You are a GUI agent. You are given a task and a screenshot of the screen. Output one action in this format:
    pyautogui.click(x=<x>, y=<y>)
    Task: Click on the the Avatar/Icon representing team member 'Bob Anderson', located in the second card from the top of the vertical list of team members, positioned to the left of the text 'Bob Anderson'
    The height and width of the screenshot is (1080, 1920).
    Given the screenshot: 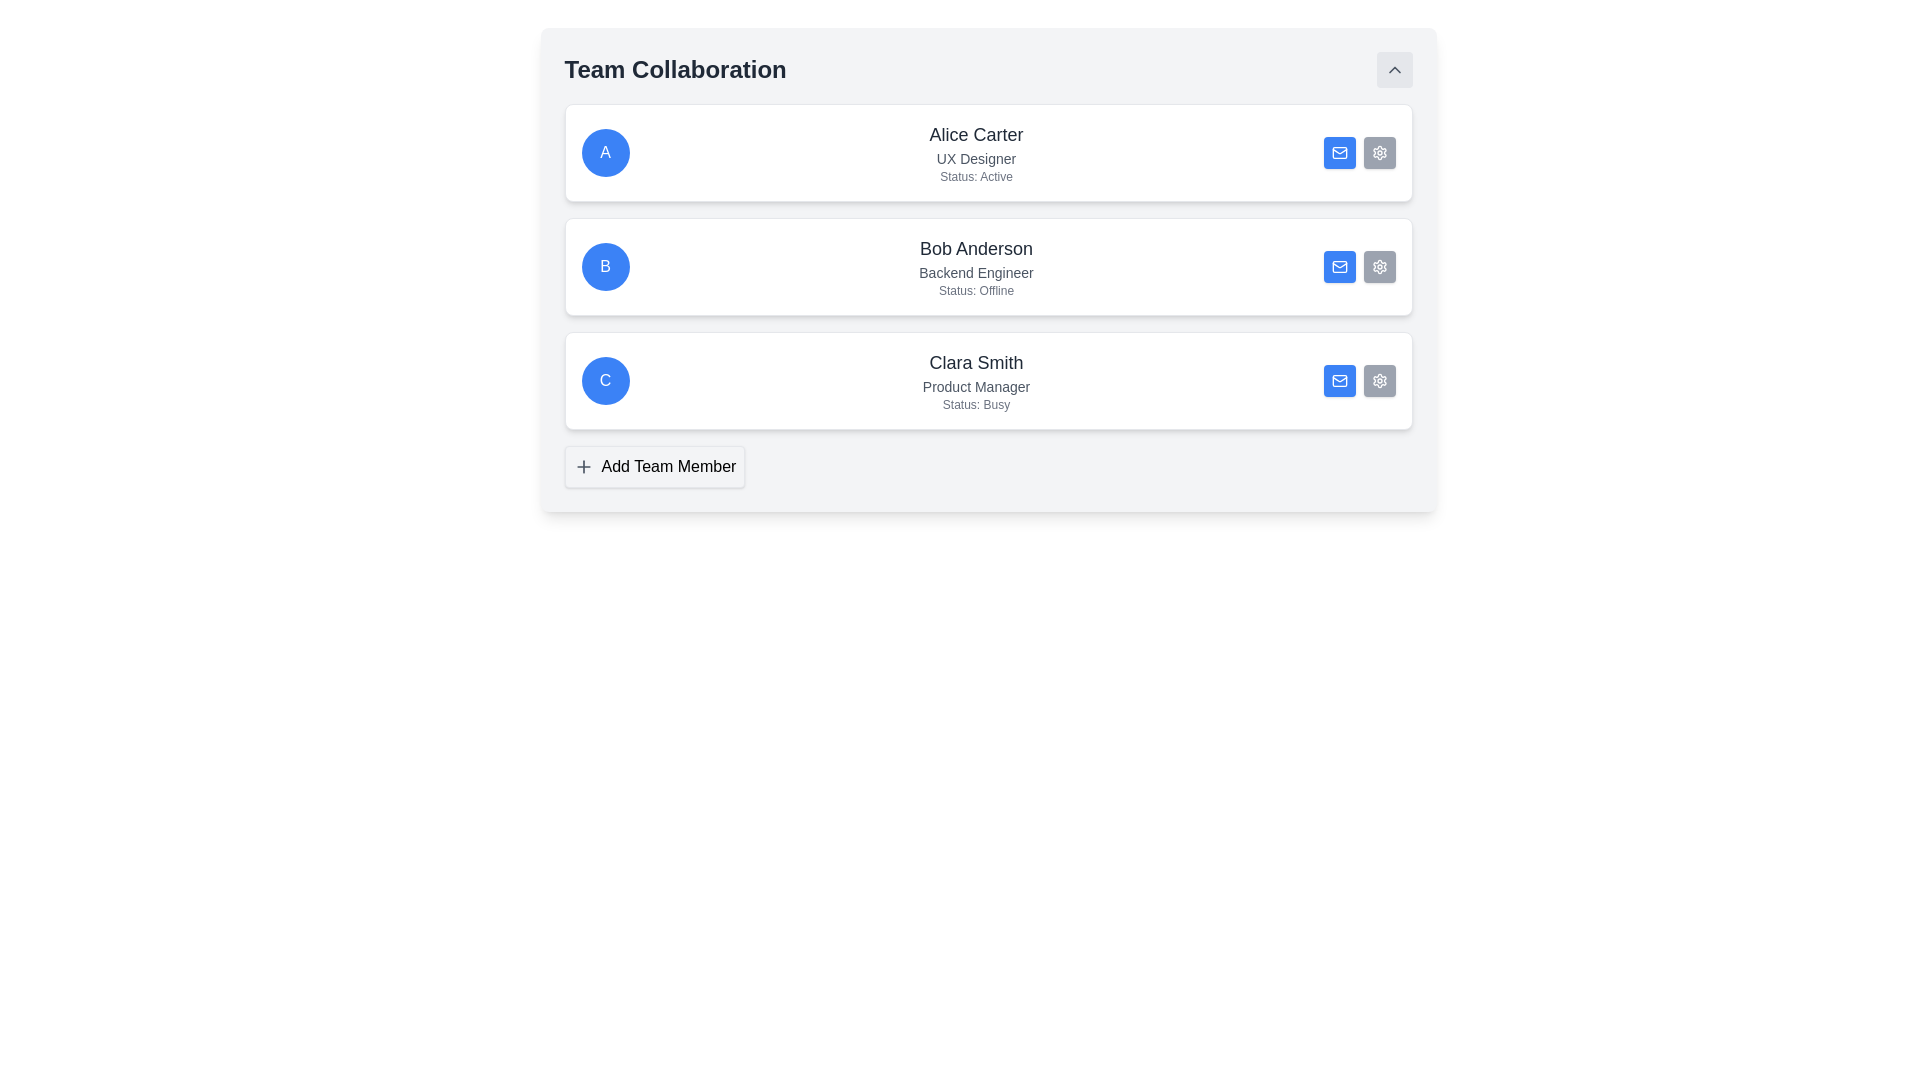 What is the action you would take?
    pyautogui.click(x=604, y=265)
    